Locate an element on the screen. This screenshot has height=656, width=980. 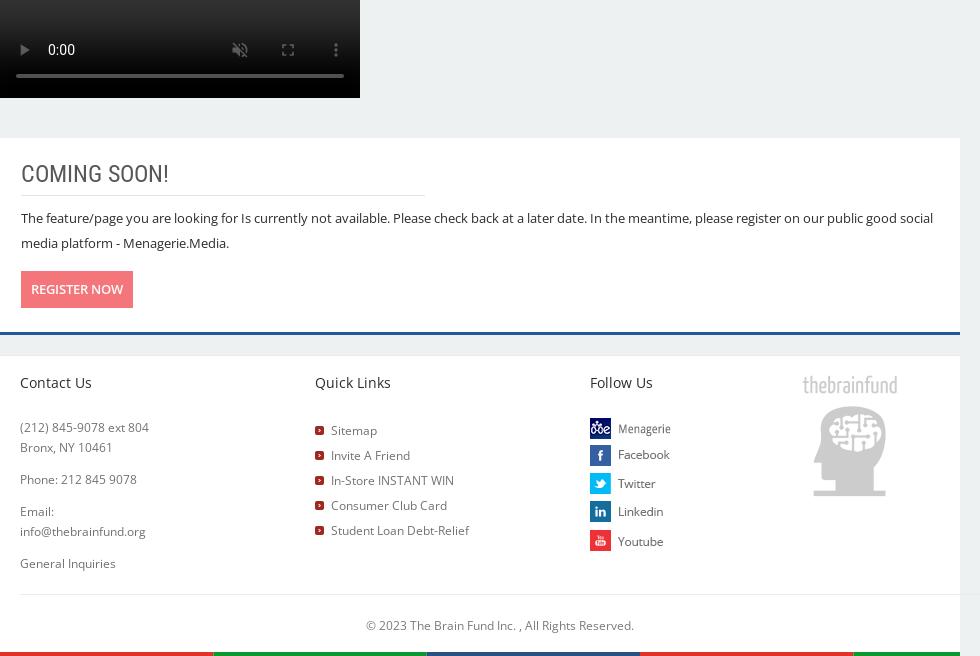
'Follow Us' is located at coordinates (621, 382).